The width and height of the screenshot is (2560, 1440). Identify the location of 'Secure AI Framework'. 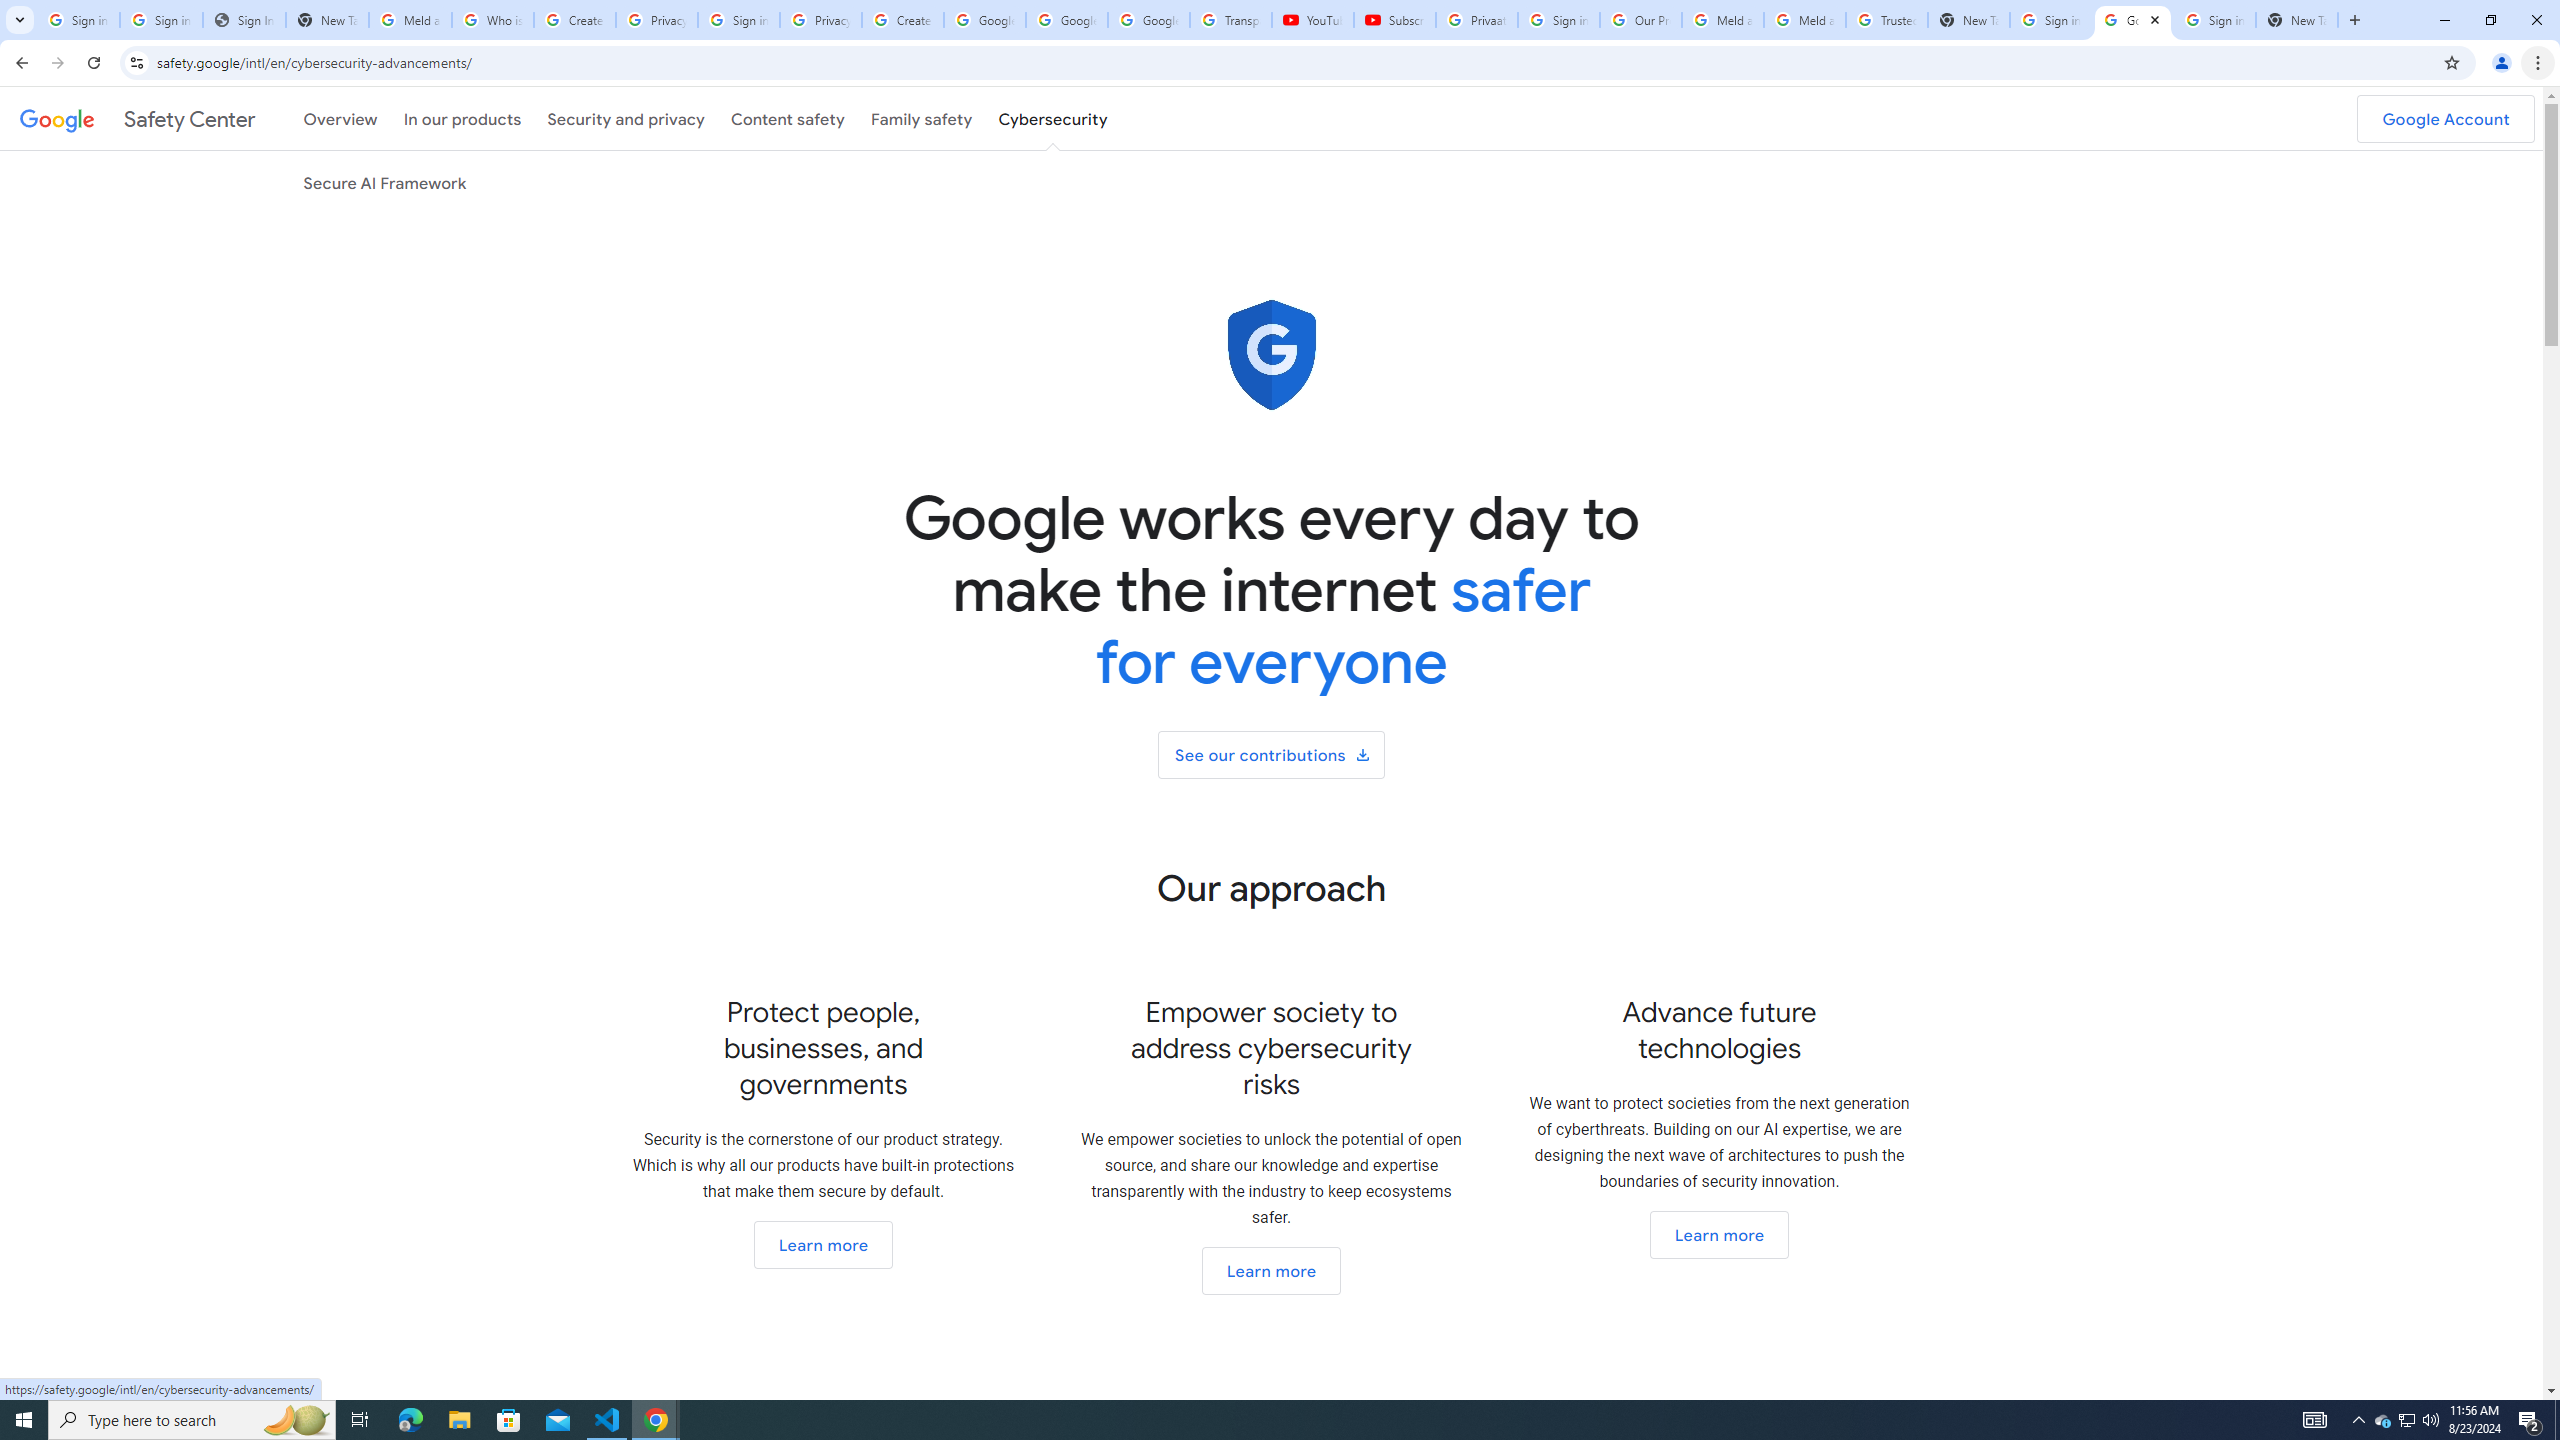
(384, 181).